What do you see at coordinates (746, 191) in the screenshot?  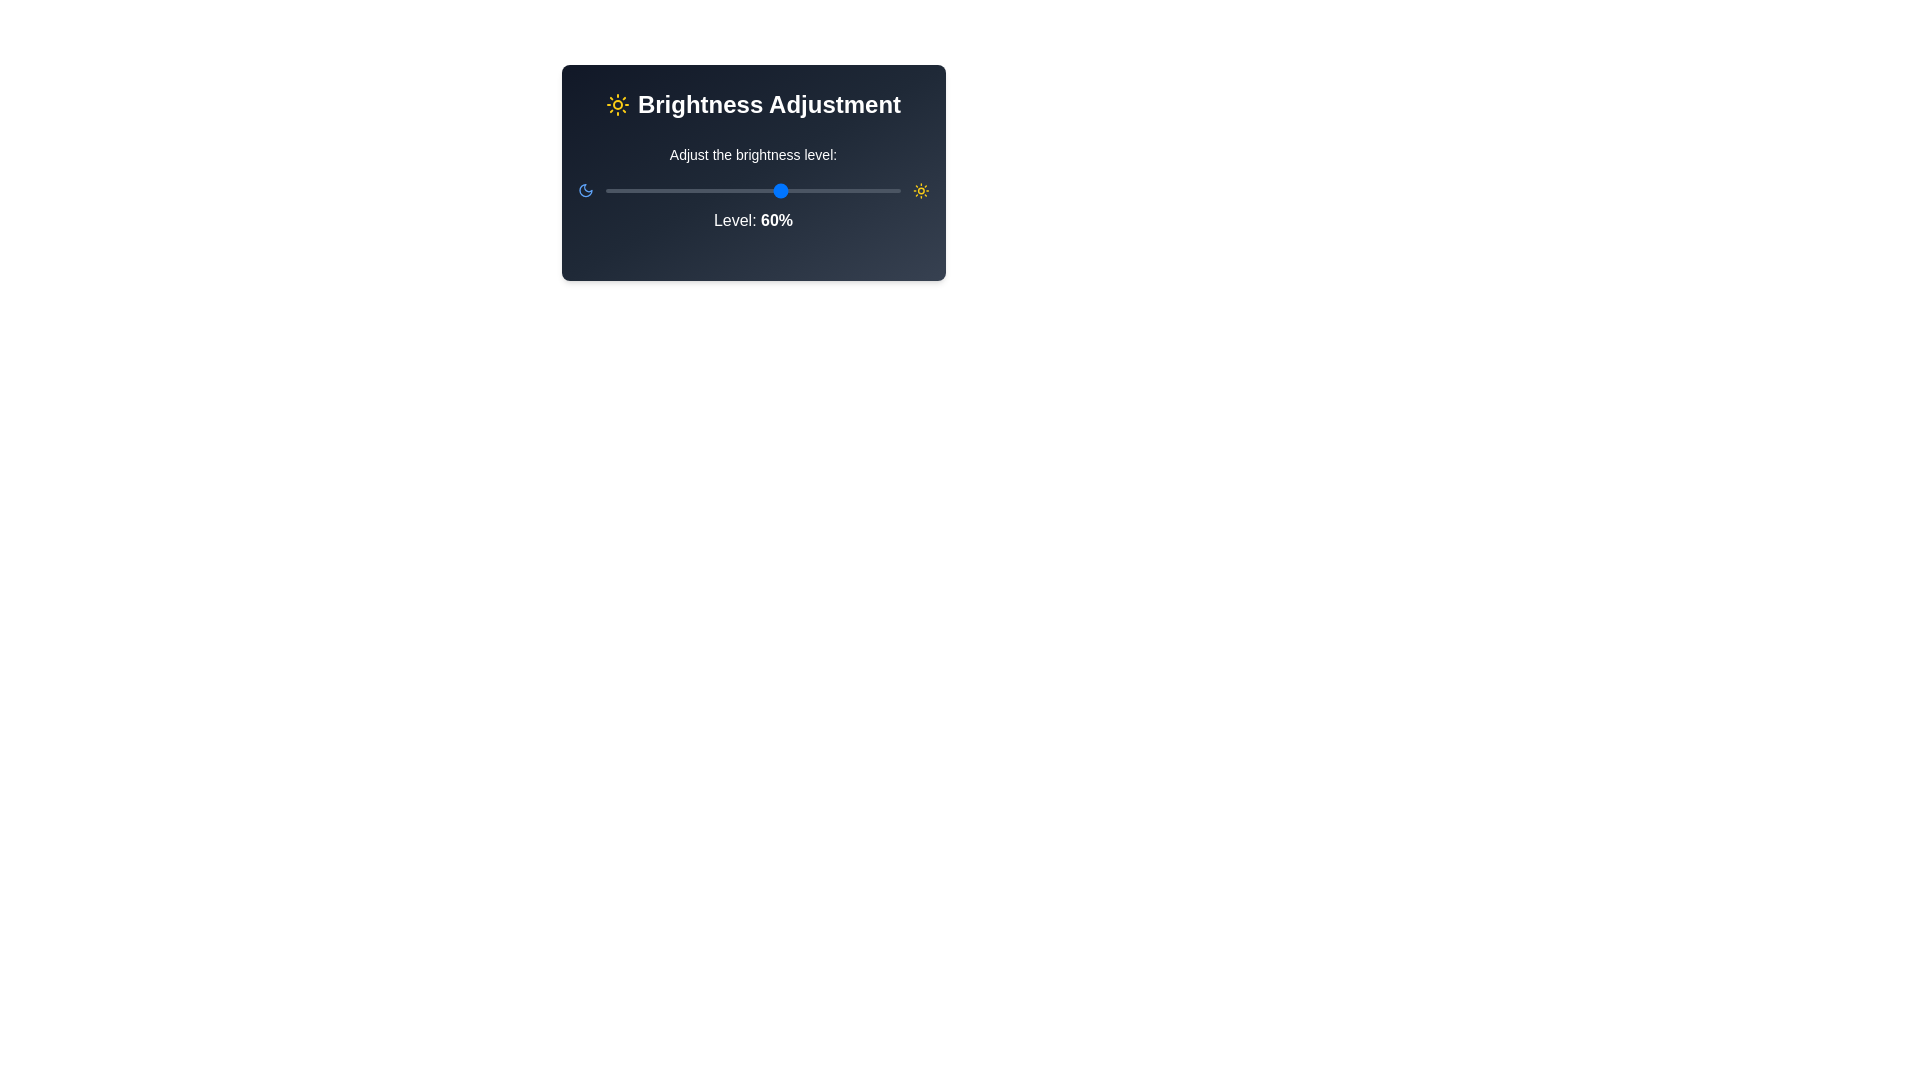 I see `brightness level` at bounding box center [746, 191].